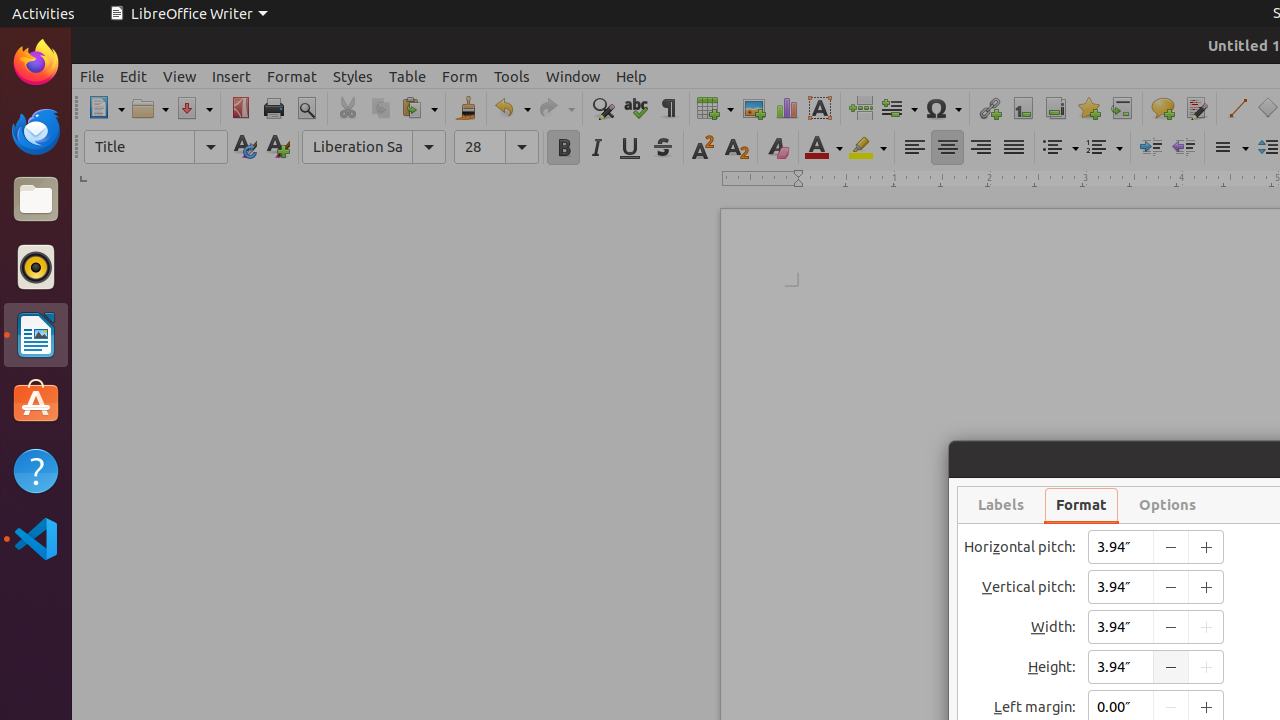  Describe the element at coordinates (35, 403) in the screenshot. I see `'Ubuntu Software'` at that location.